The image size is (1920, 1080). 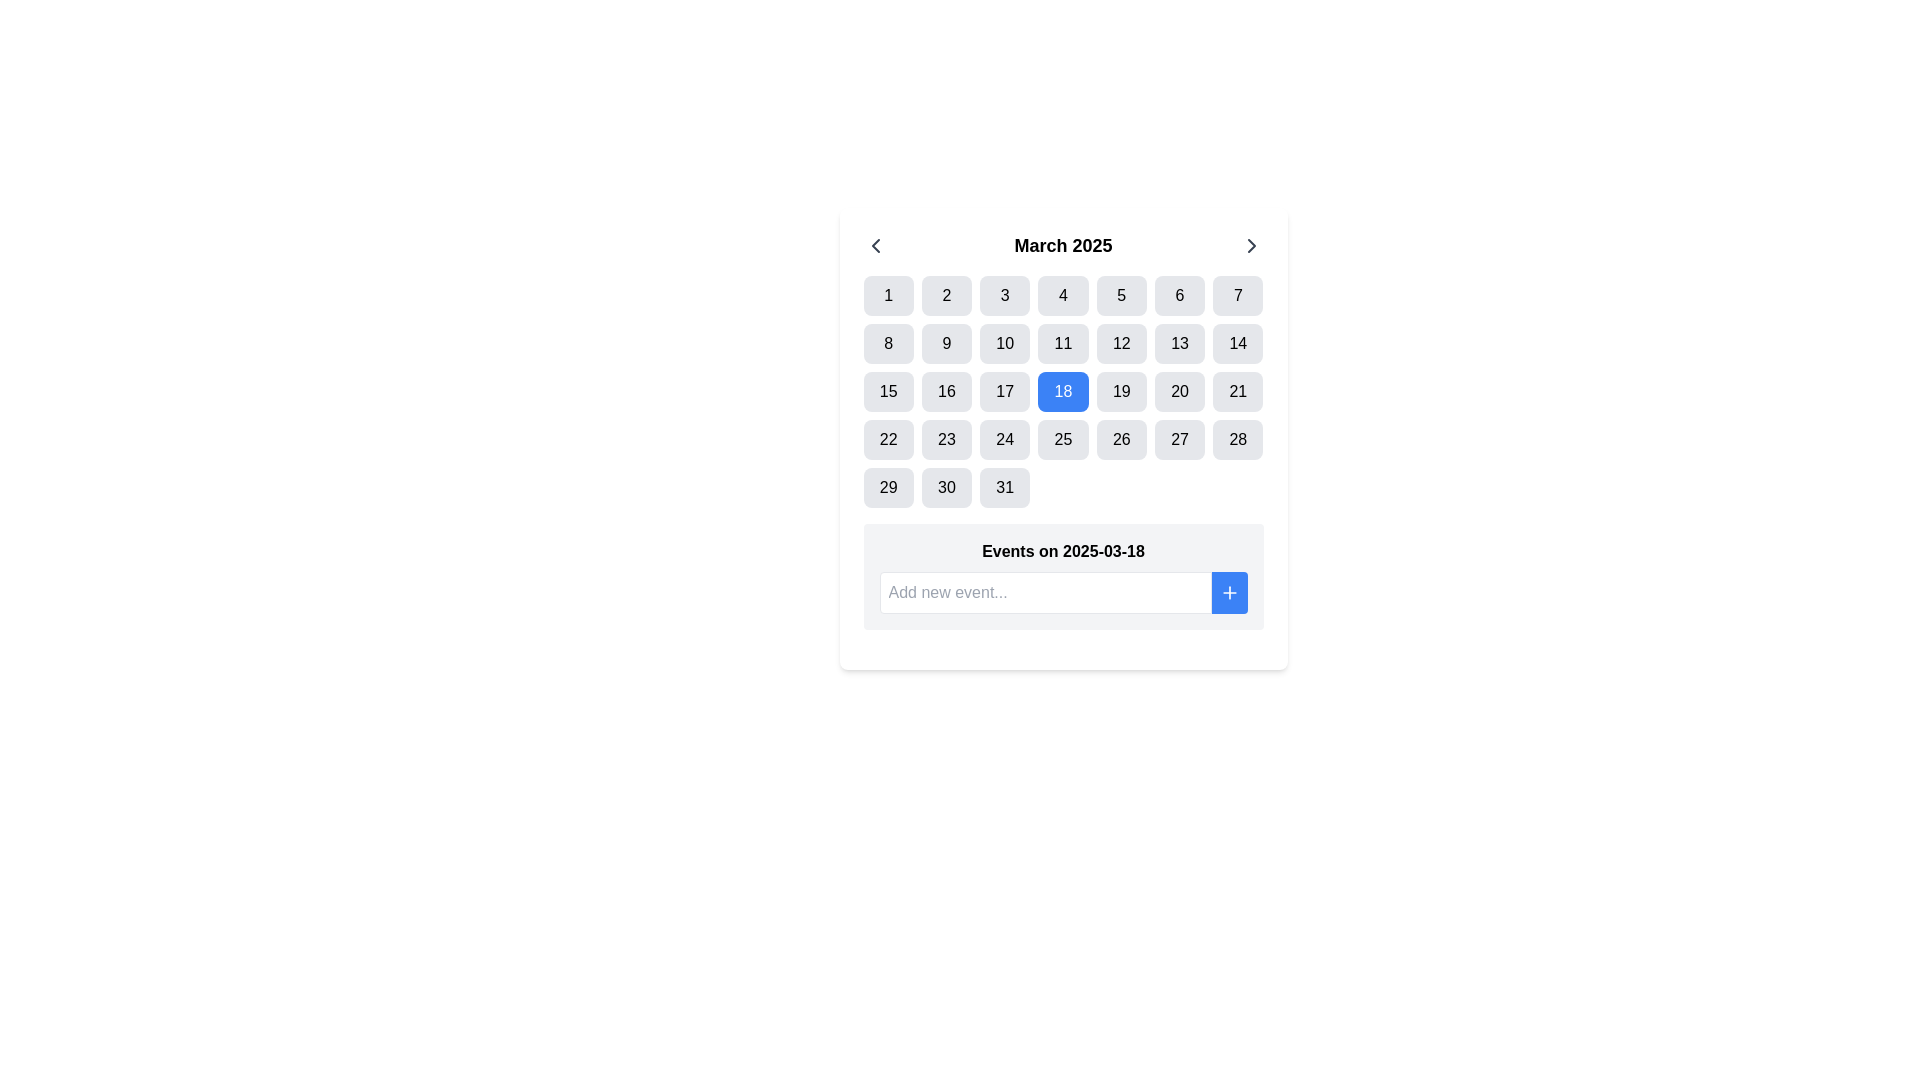 I want to click on the square button with a light gray background and the number '3' in bold, black text, so click(x=1005, y=296).